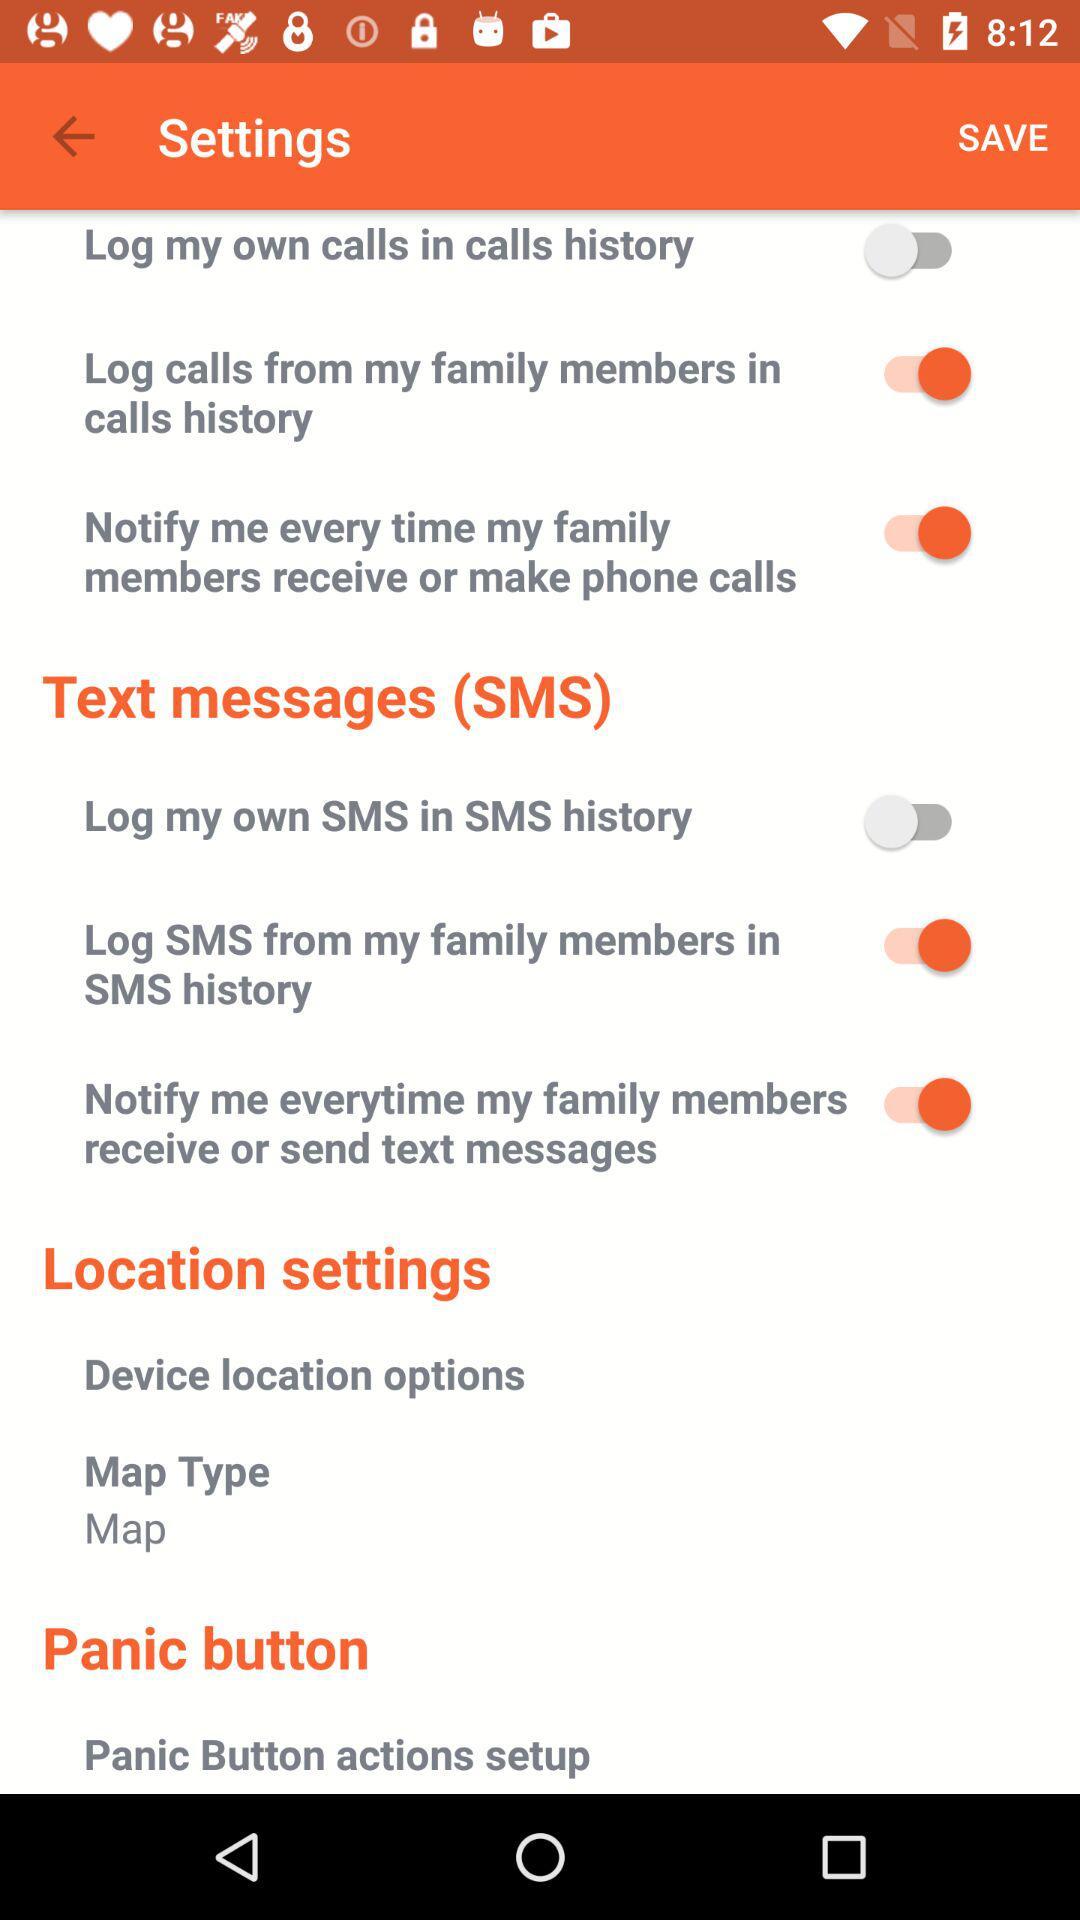 This screenshot has width=1080, height=1920. Describe the element at coordinates (1003, 135) in the screenshot. I see `the save item` at that location.